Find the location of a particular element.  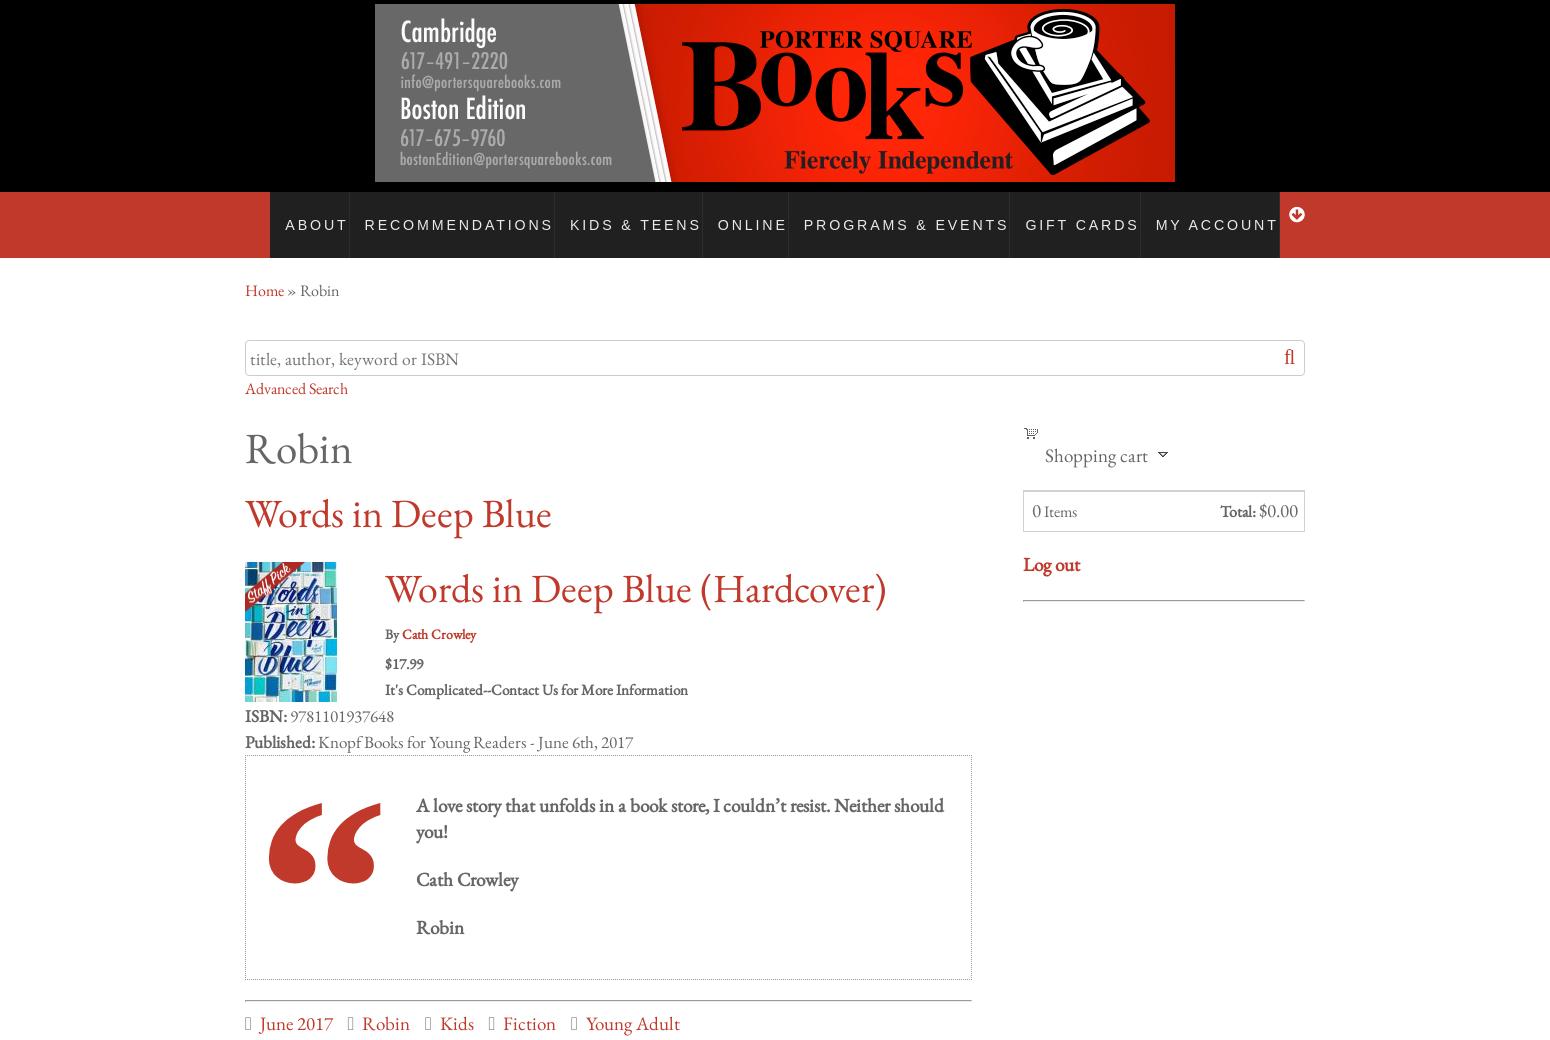

'It's Complicated--Contact Us for More Information' is located at coordinates (384, 669).